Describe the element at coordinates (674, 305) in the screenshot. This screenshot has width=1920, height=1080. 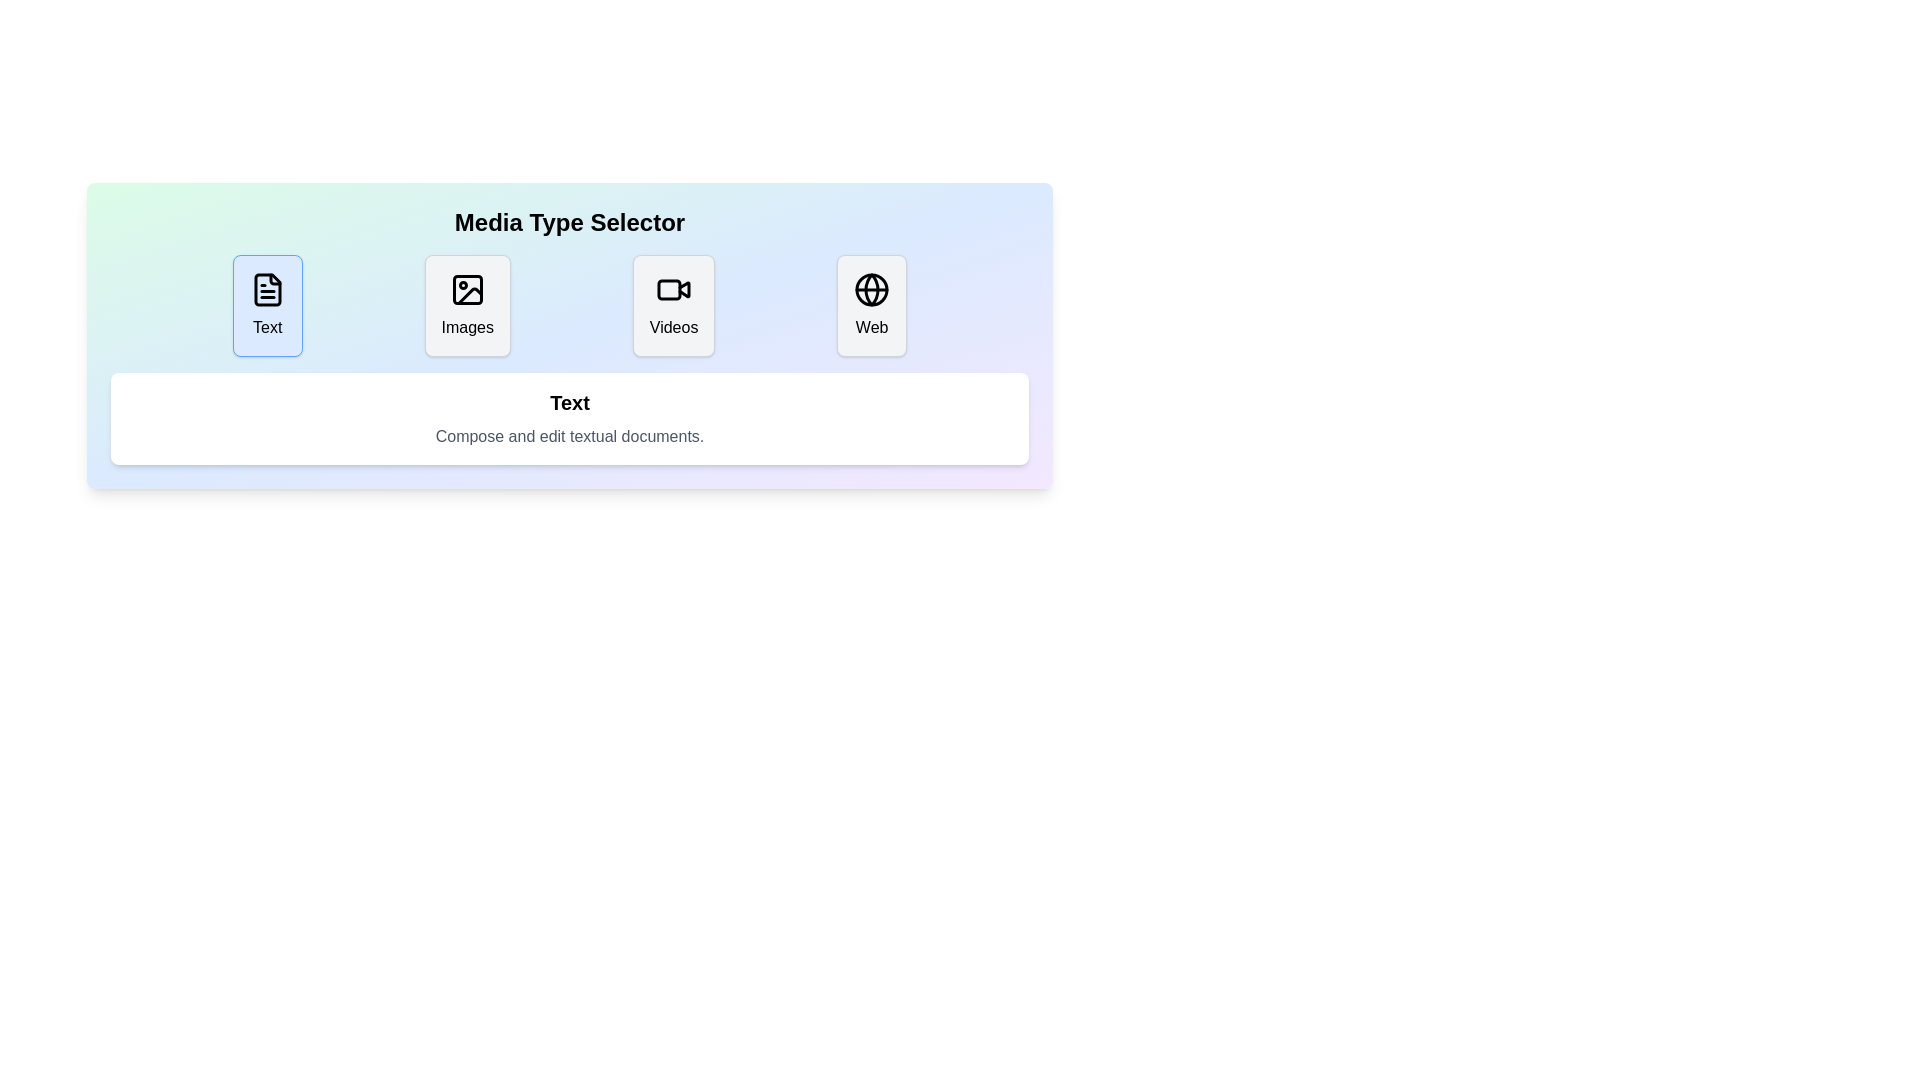
I see `the 'Videos' button, which is the third button from the left in a row of four` at that location.